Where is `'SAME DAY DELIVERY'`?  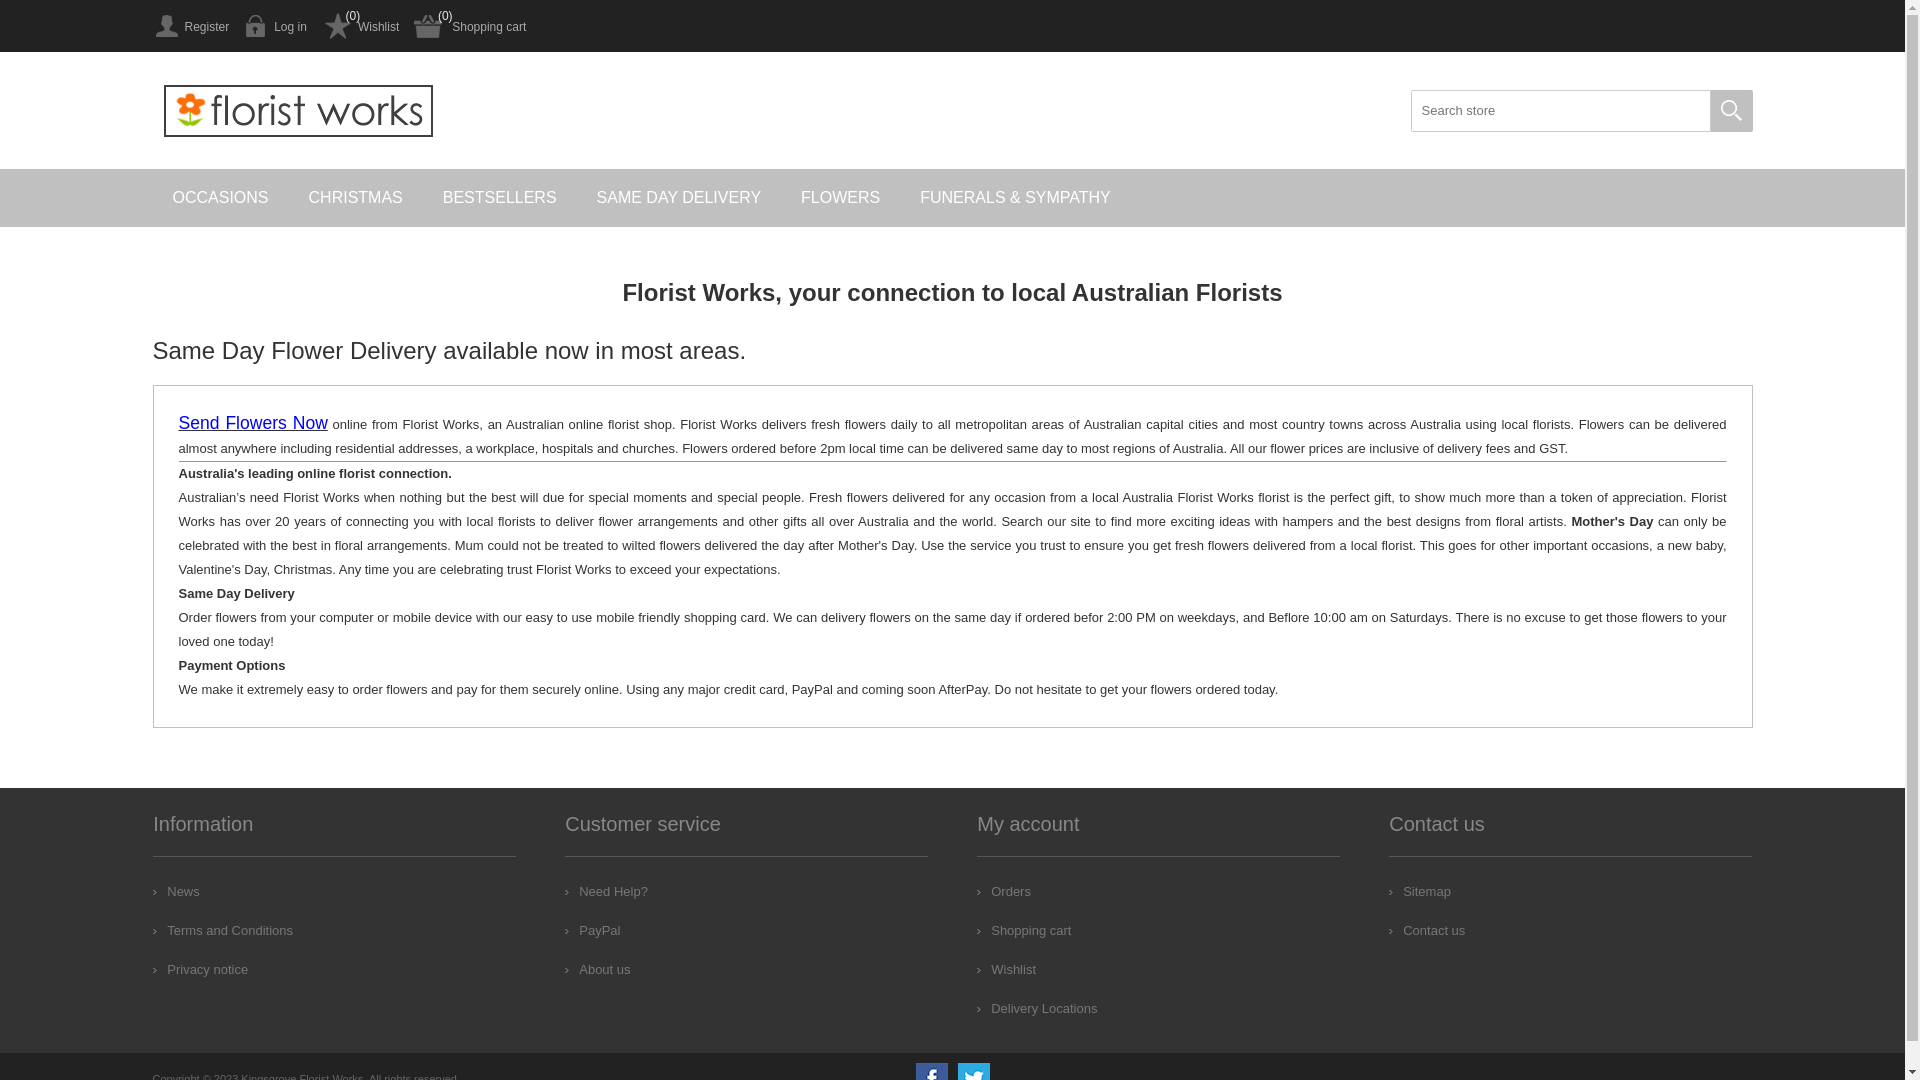 'SAME DAY DELIVERY' is located at coordinates (679, 197).